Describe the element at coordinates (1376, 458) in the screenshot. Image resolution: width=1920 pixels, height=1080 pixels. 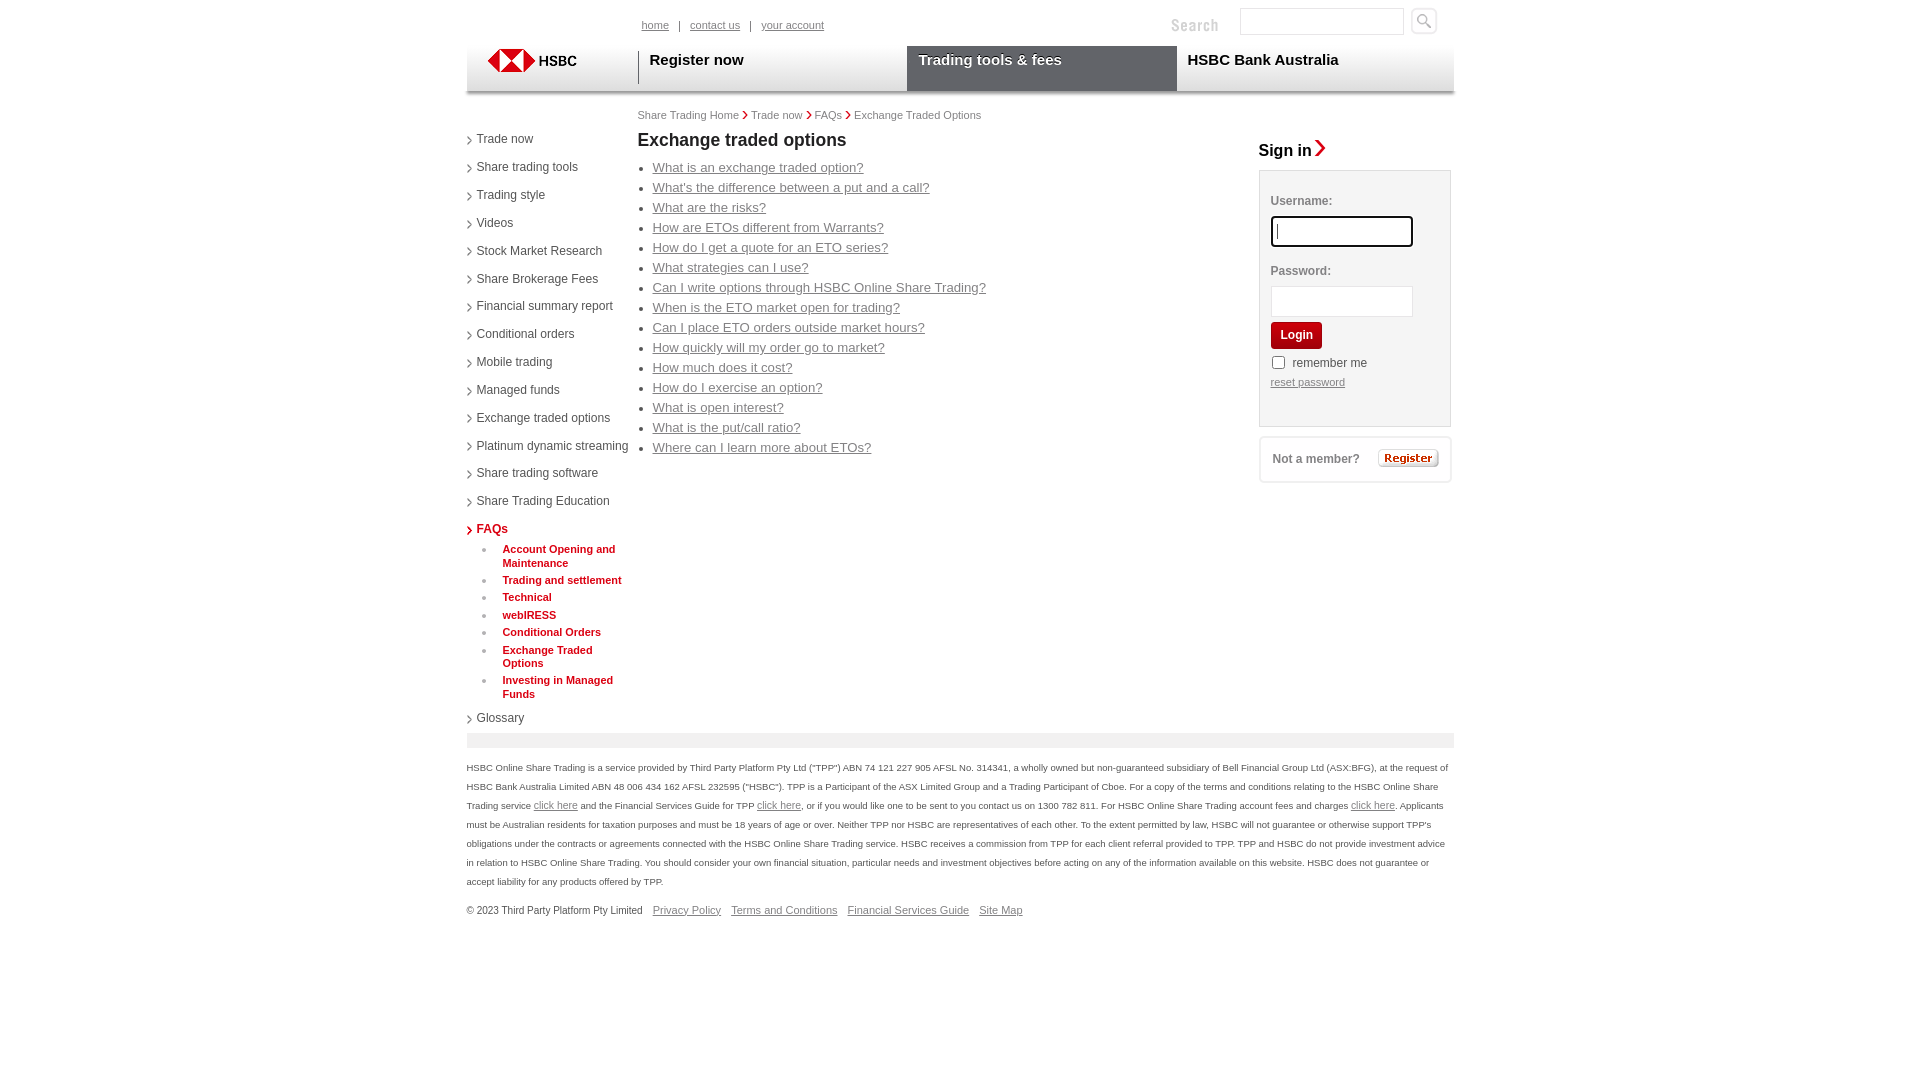
I see `'register'` at that location.